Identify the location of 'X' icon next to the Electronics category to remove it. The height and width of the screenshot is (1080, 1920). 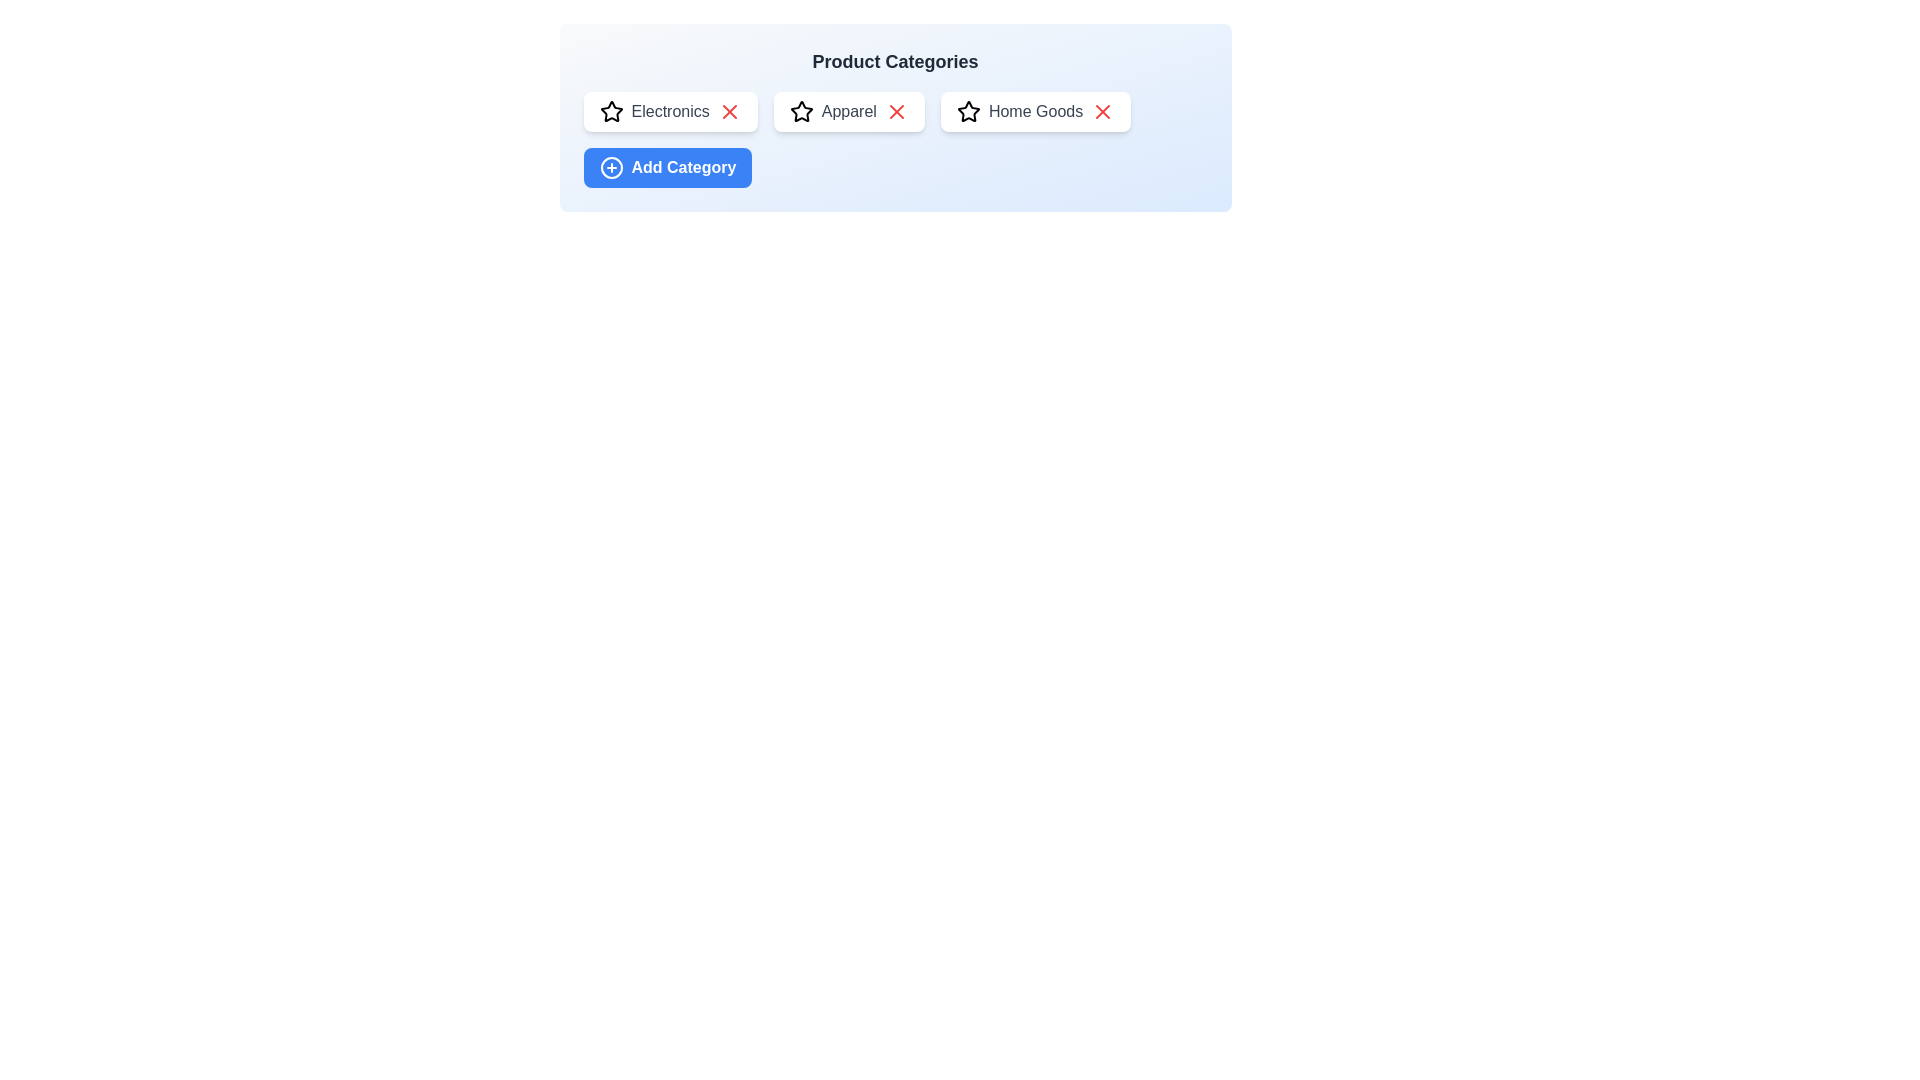
(728, 111).